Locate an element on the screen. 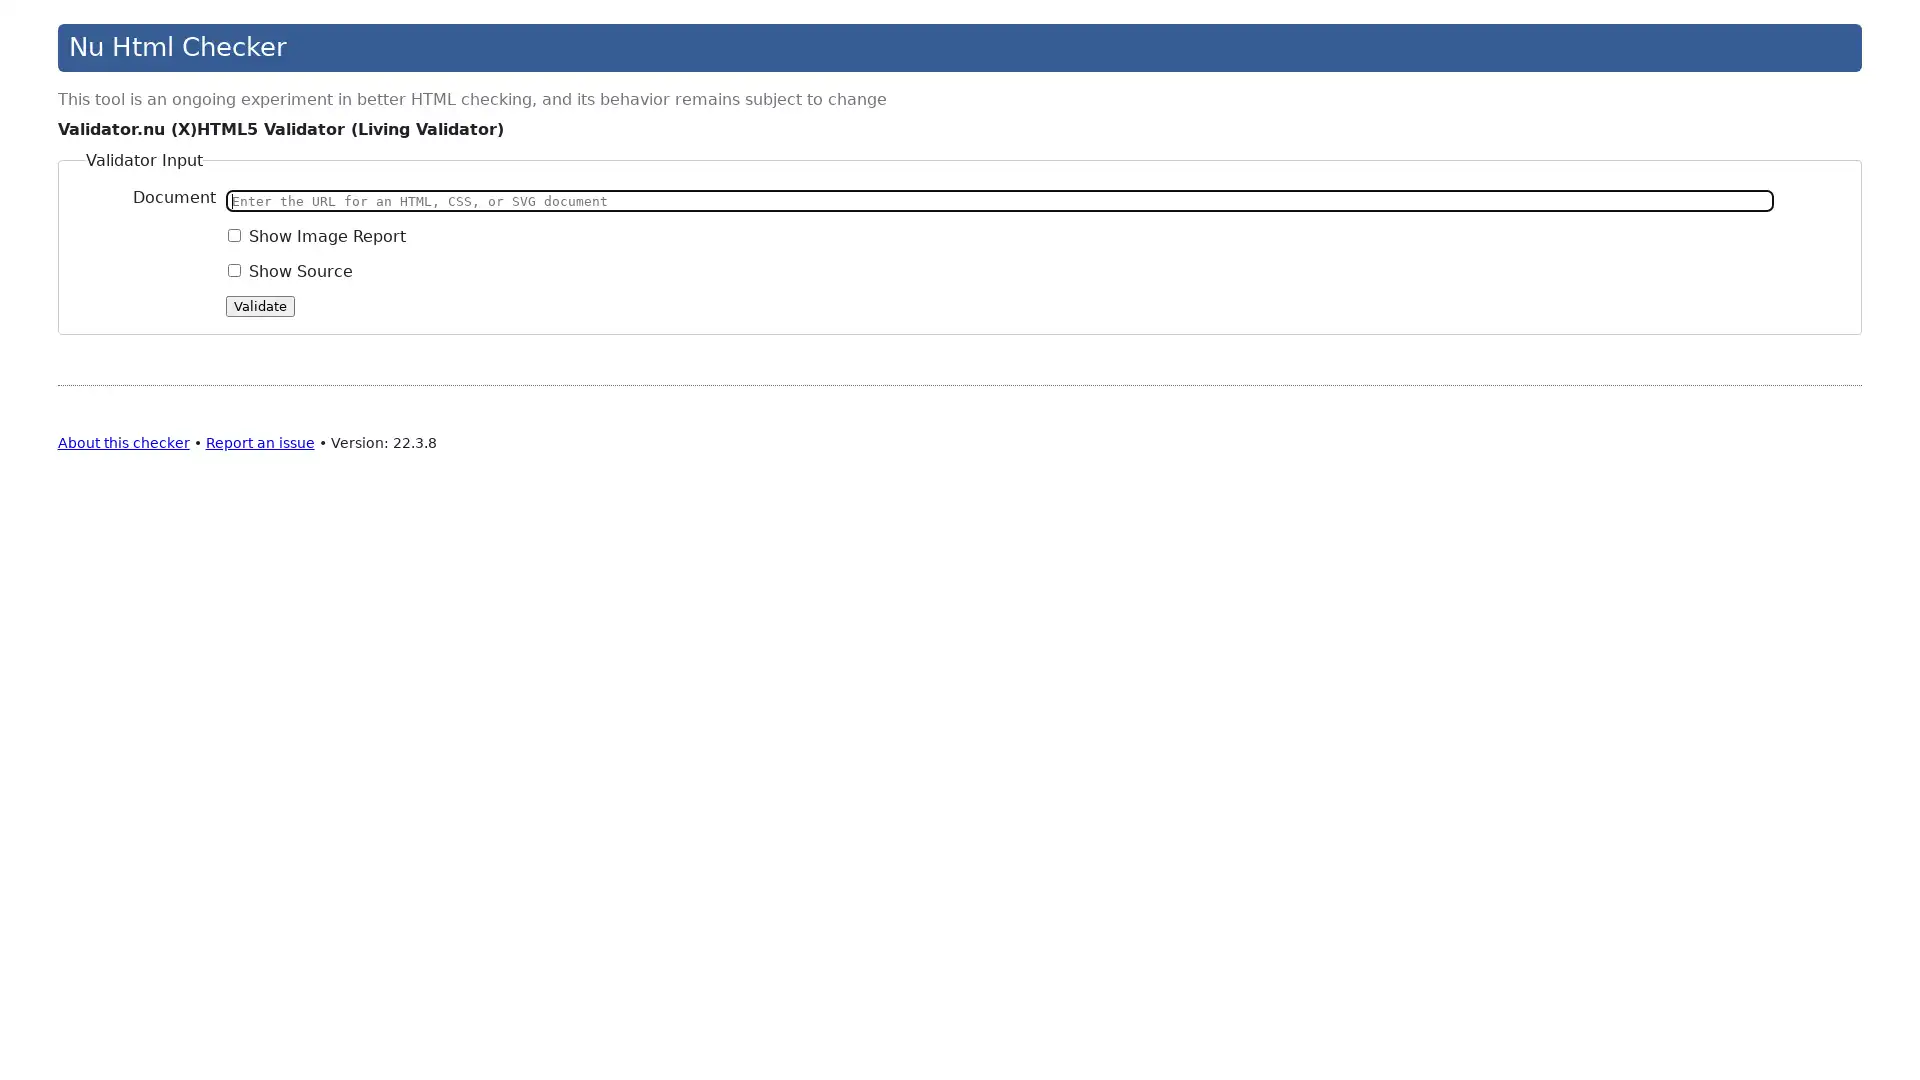  Validate is located at coordinates (259, 305).